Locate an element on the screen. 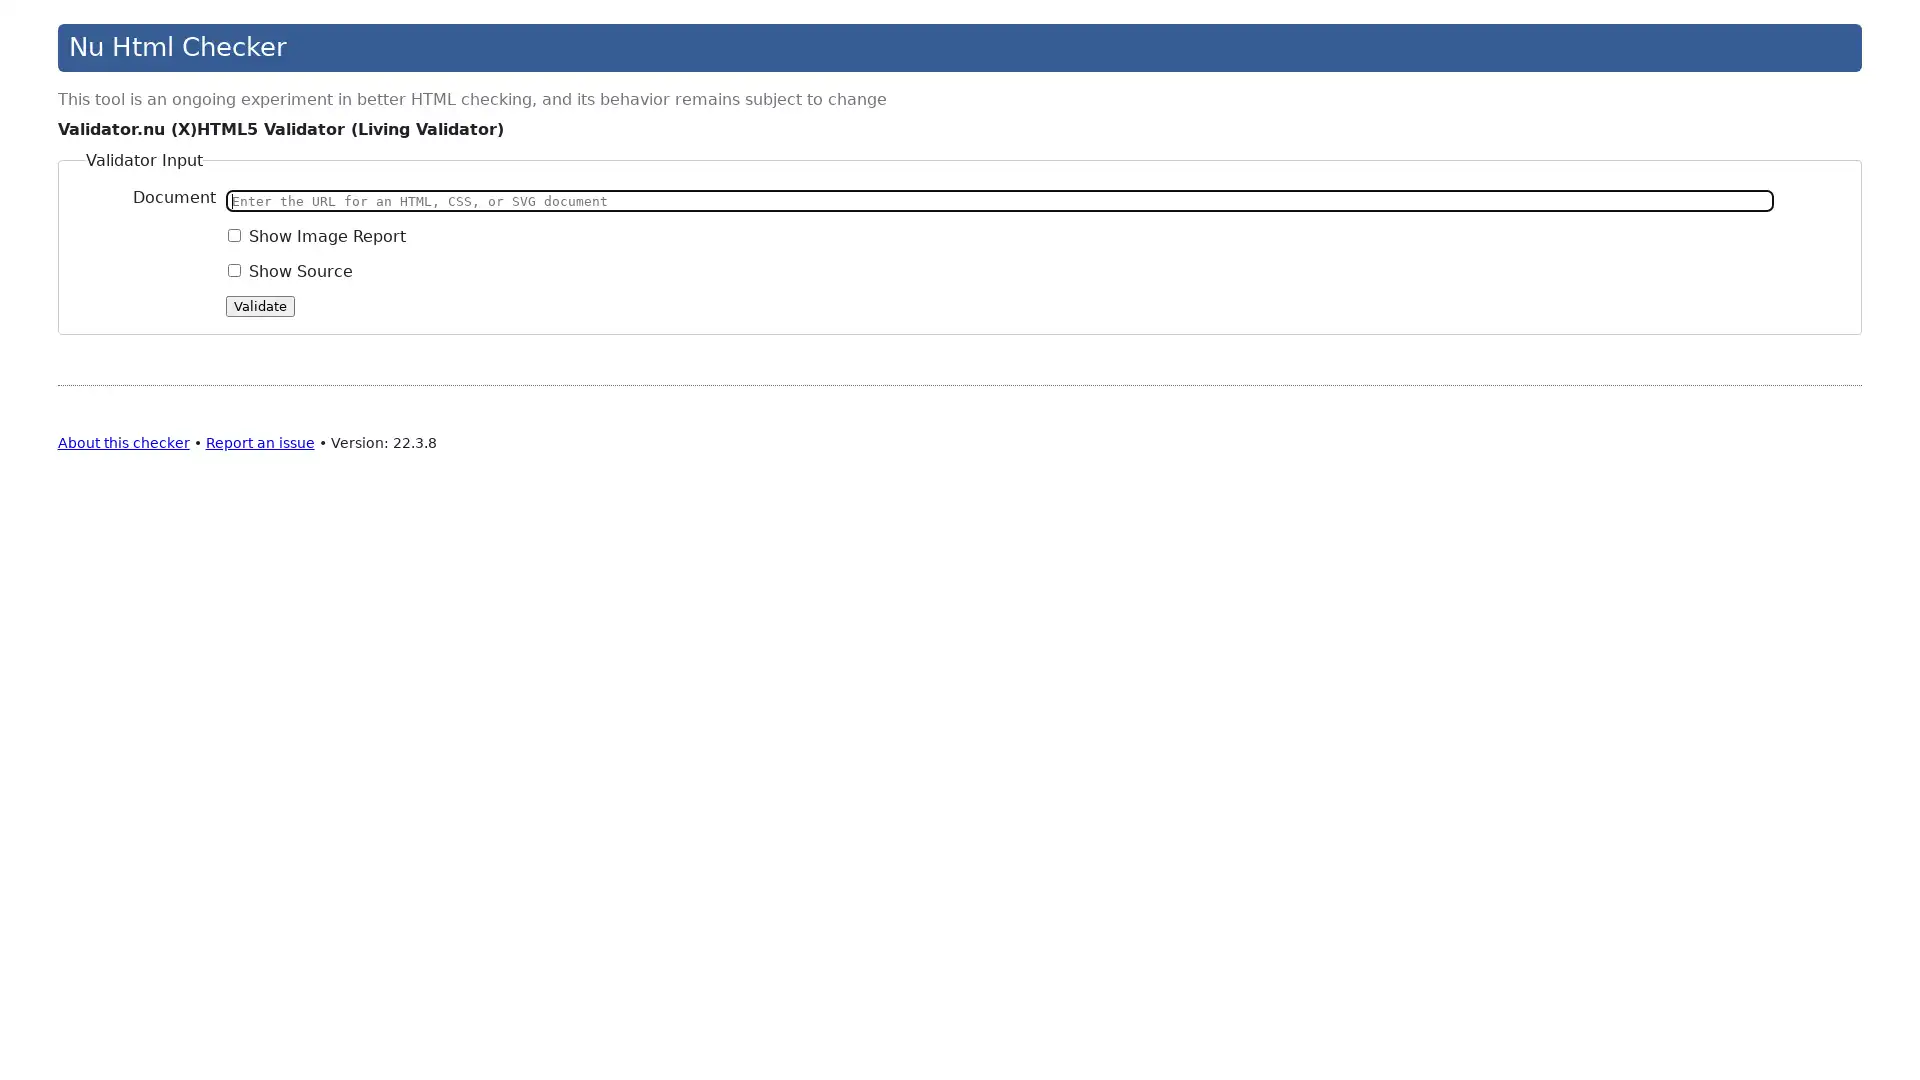  Validate is located at coordinates (259, 305).